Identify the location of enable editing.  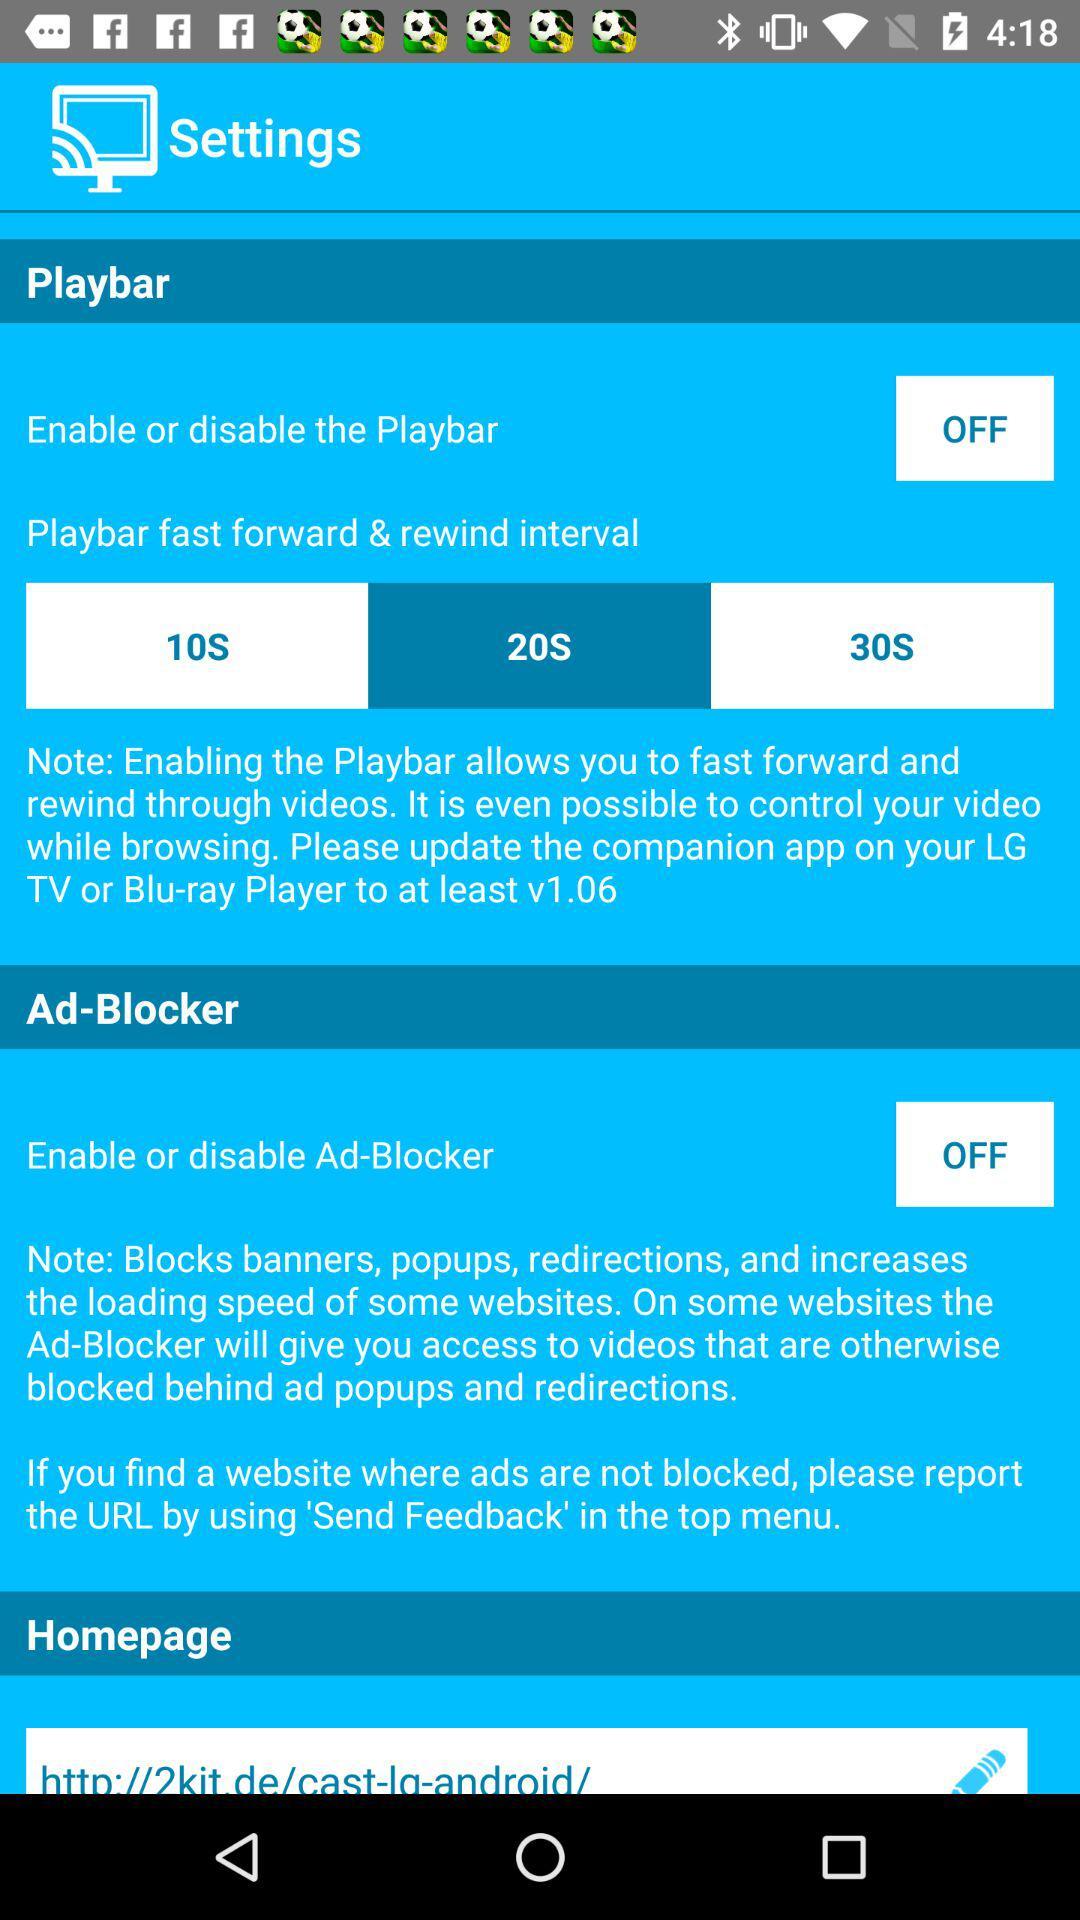
(974, 1761).